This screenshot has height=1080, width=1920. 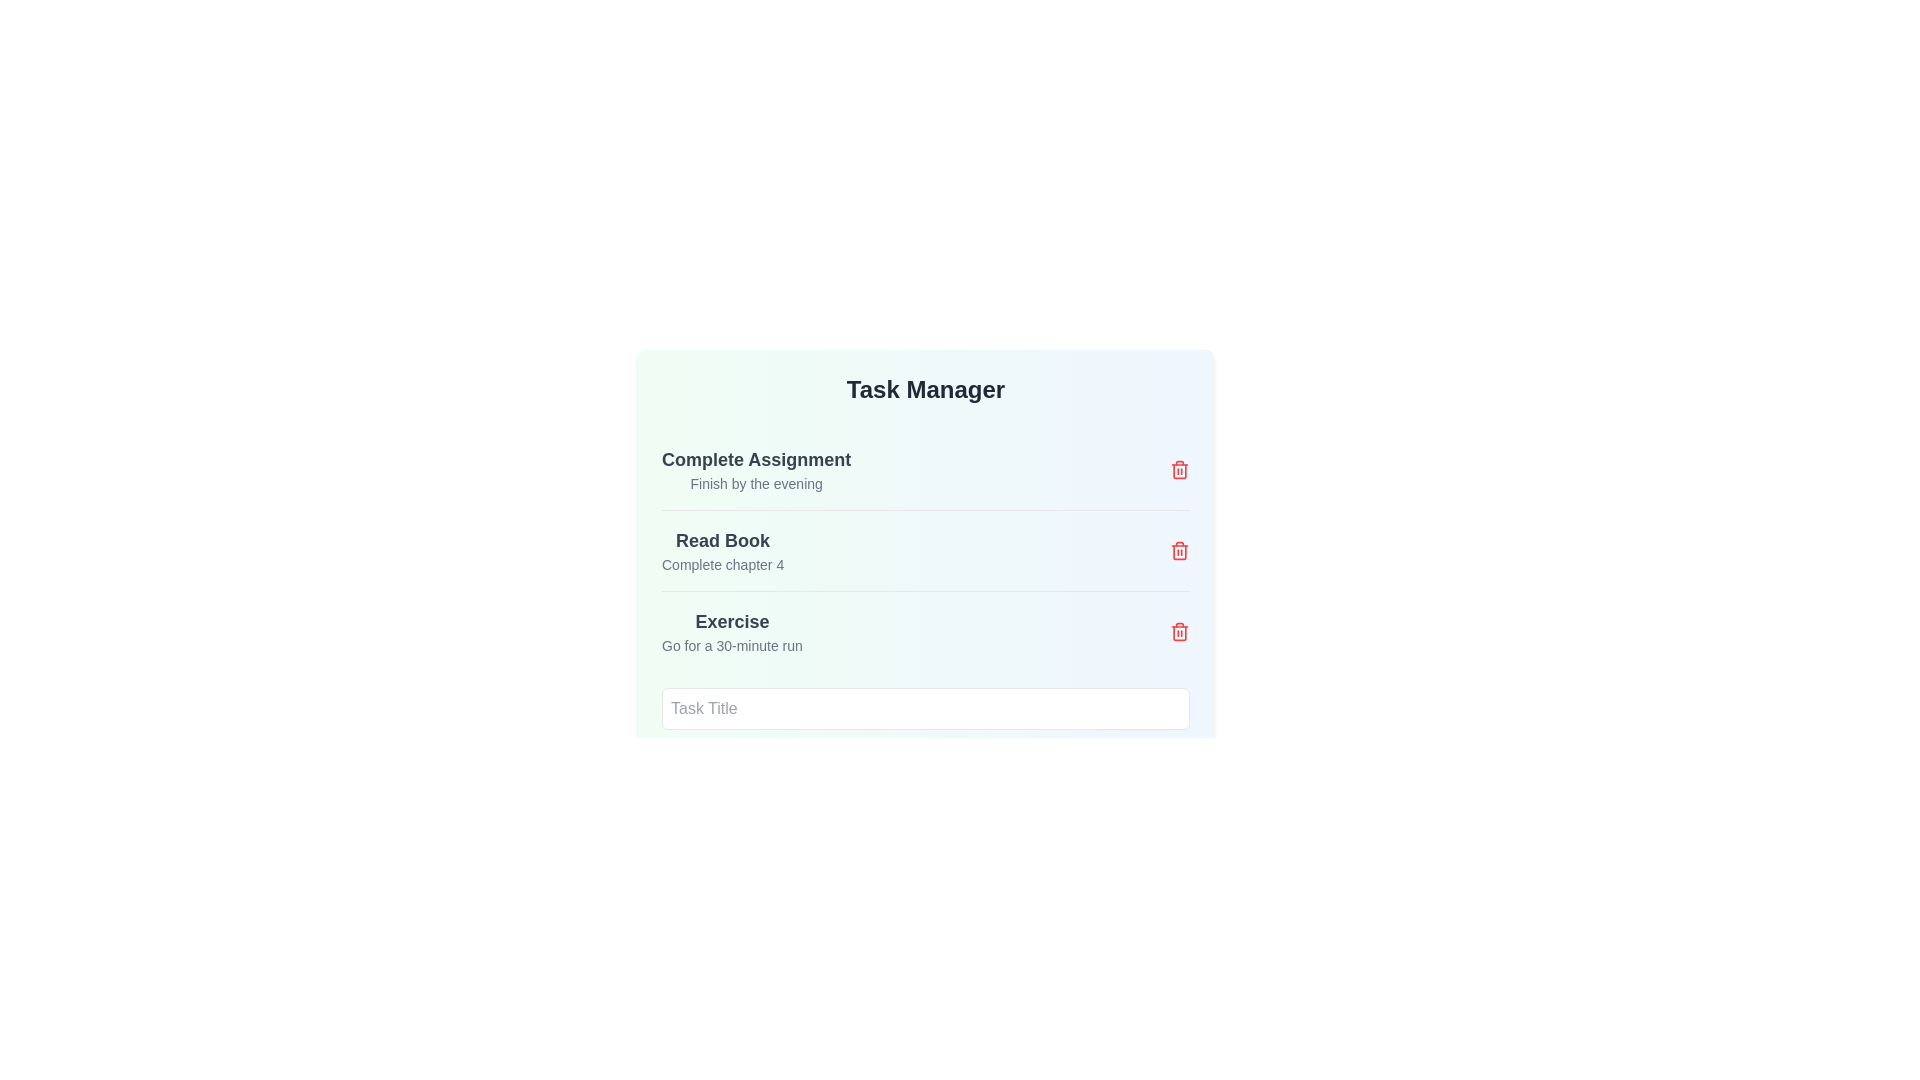 I want to click on the Text Label that indicates the title of a task in the task manager interface, positioned above the 'Finish by the evening' text, so click(x=755, y=459).